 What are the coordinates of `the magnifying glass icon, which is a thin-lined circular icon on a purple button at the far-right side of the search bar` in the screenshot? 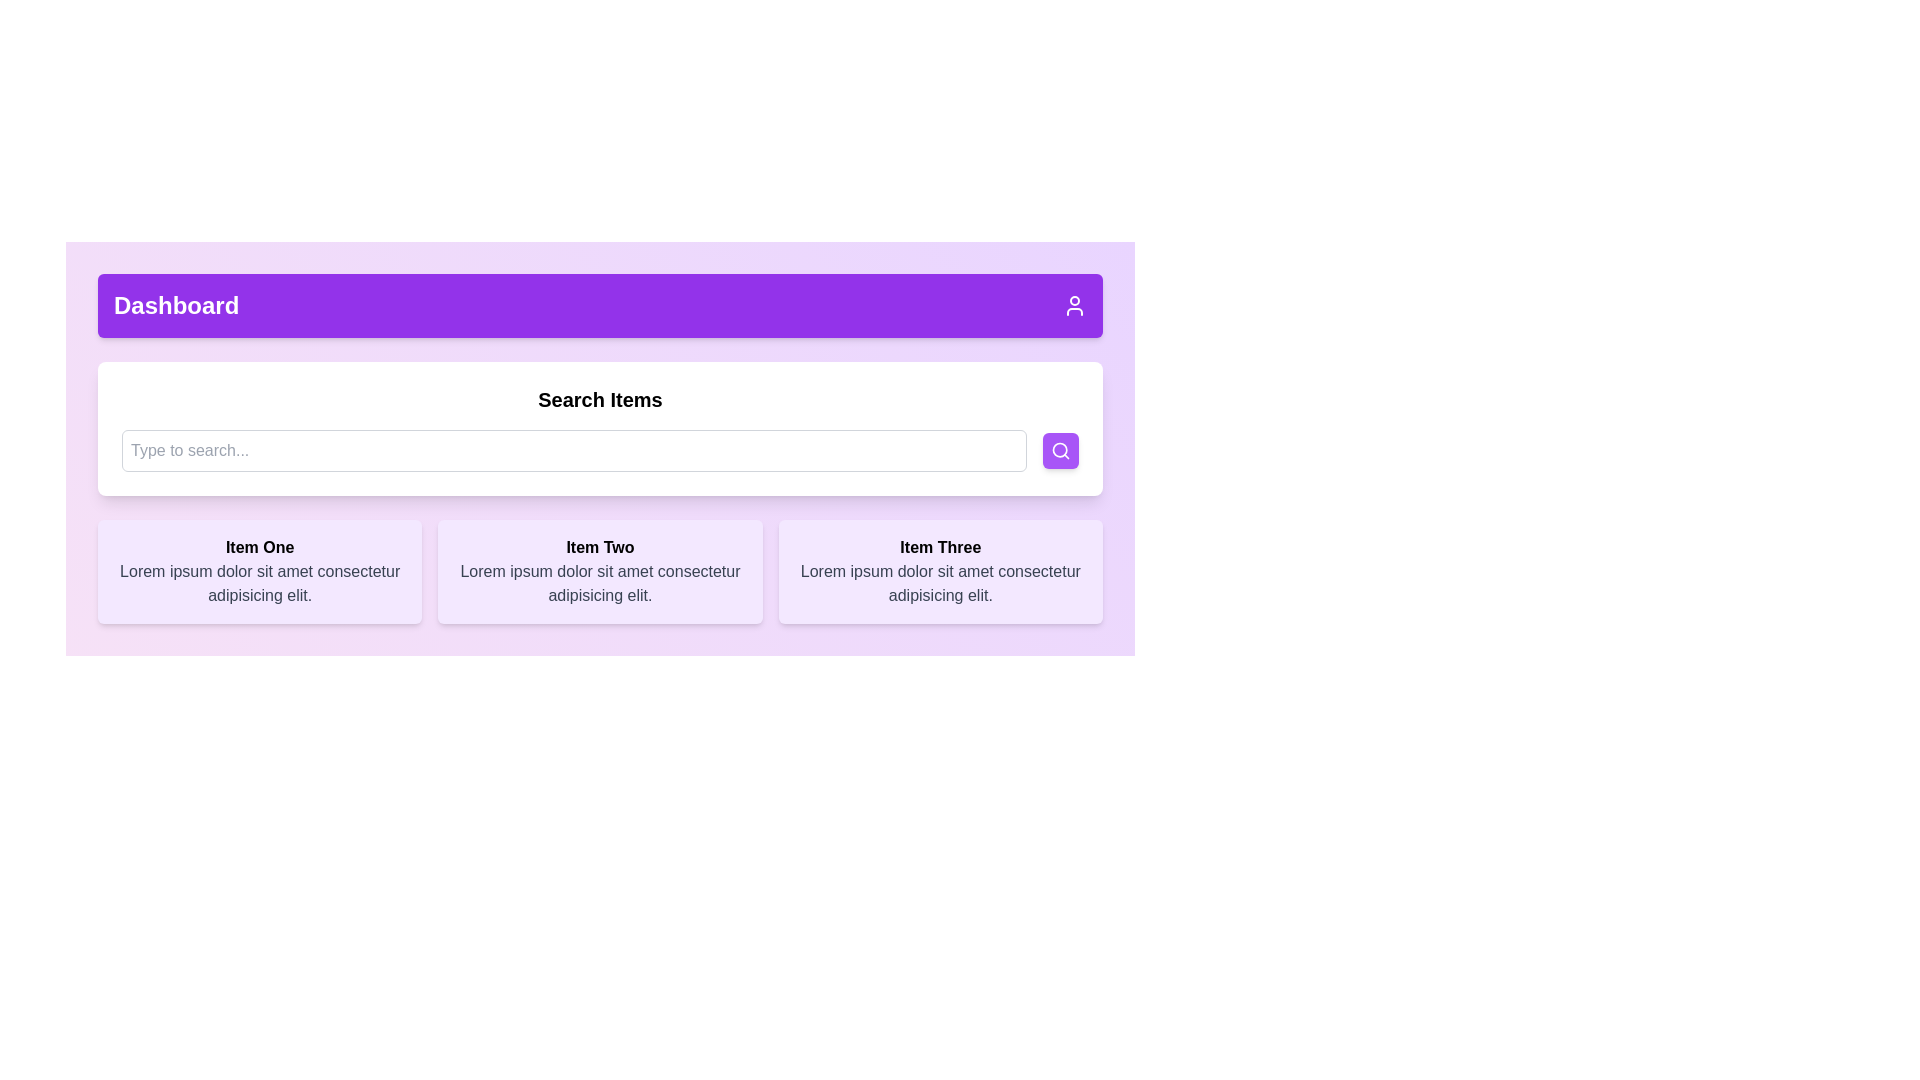 It's located at (1059, 451).